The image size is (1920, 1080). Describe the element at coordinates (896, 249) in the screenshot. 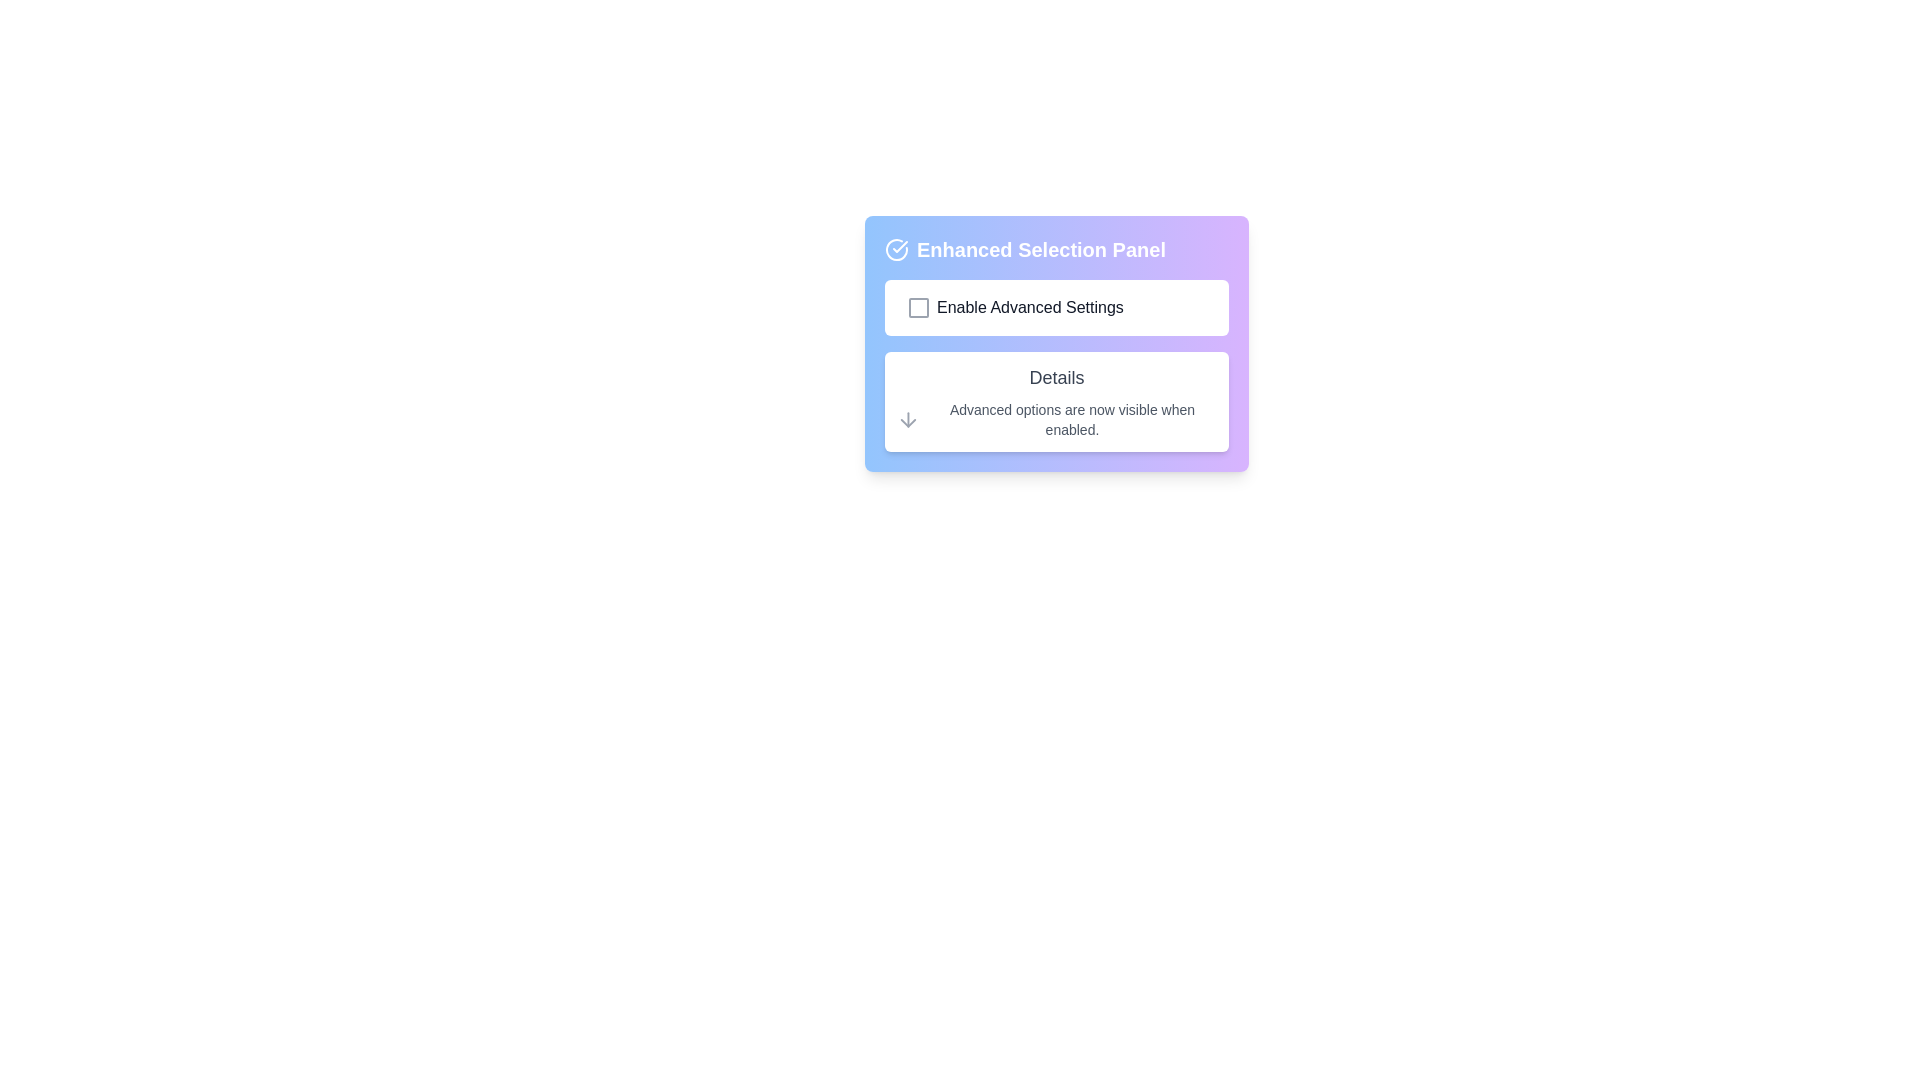

I see `the icon indicating a completed status or confirmation in the header of the 'Enhanced Selection Panel', located at the far left adjacent to the panel title` at that location.